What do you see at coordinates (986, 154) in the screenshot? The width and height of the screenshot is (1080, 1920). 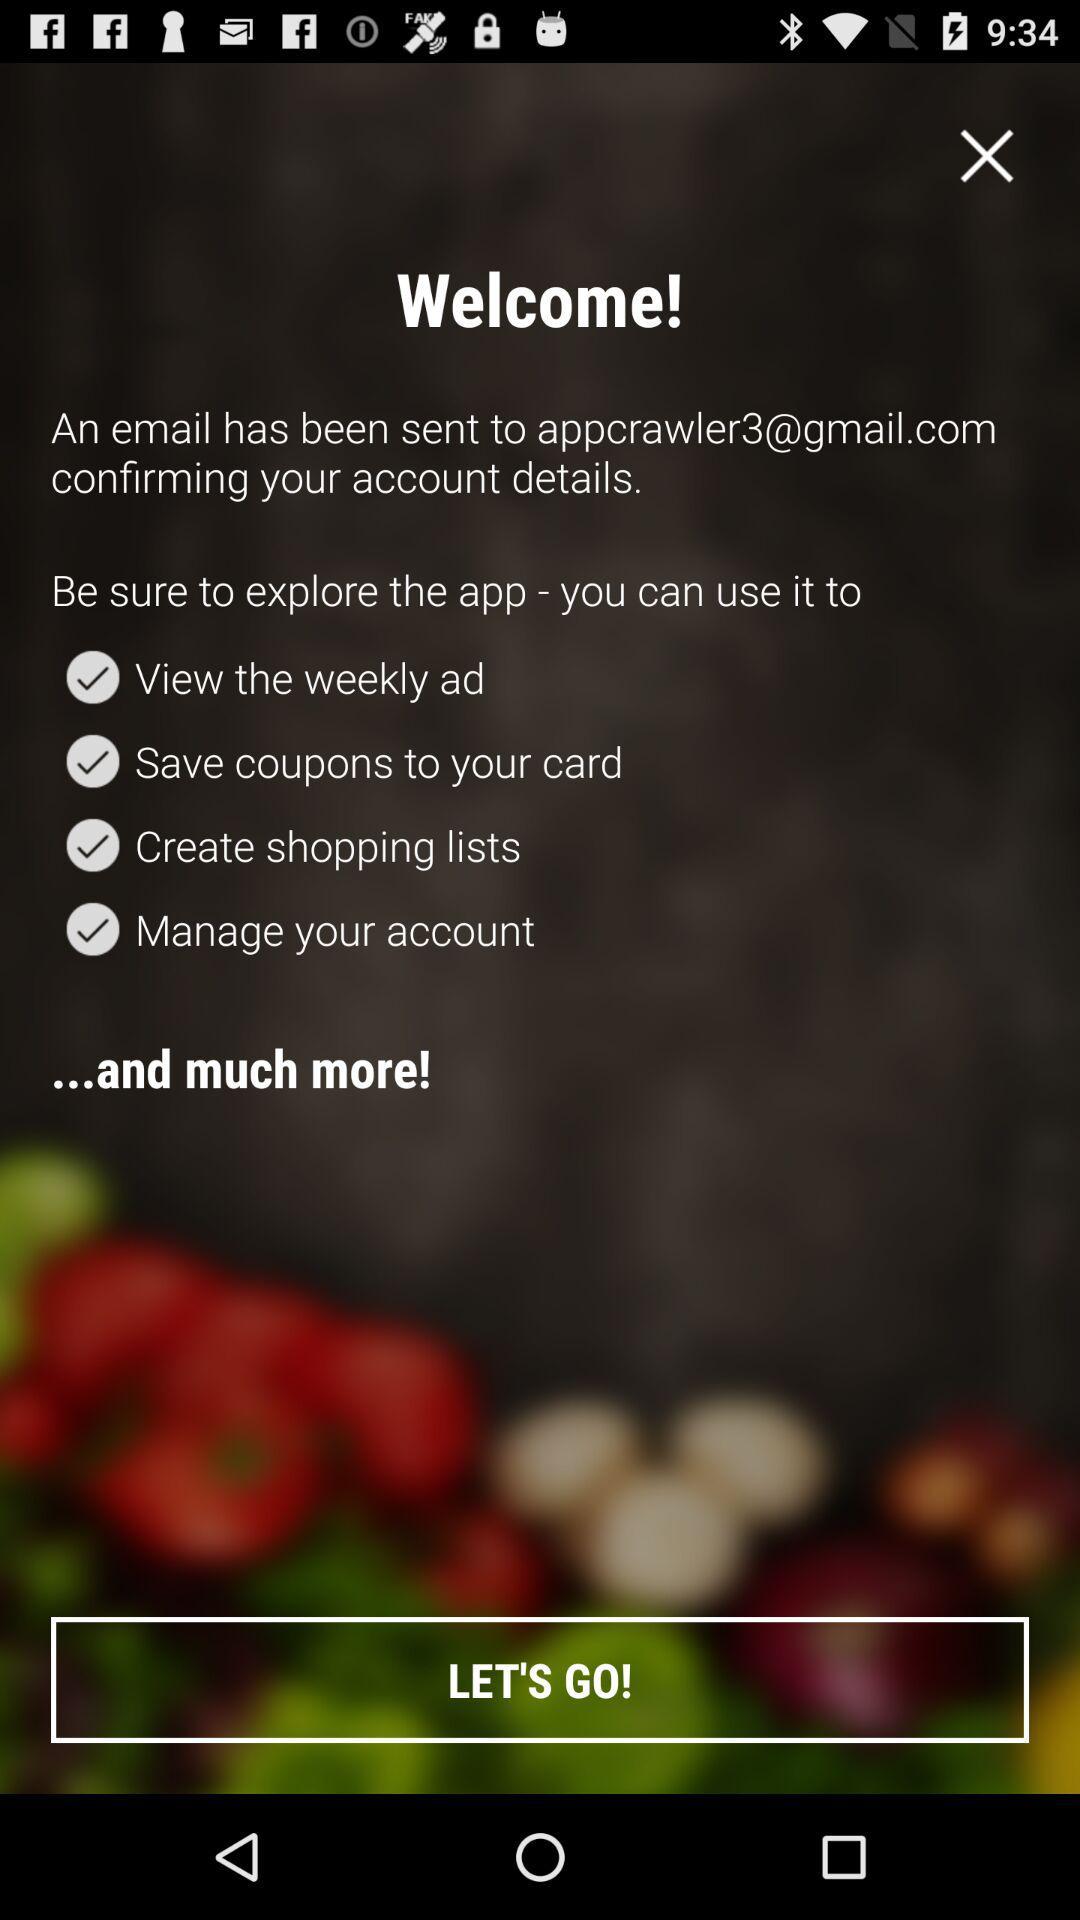 I see `go close` at bounding box center [986, 154].